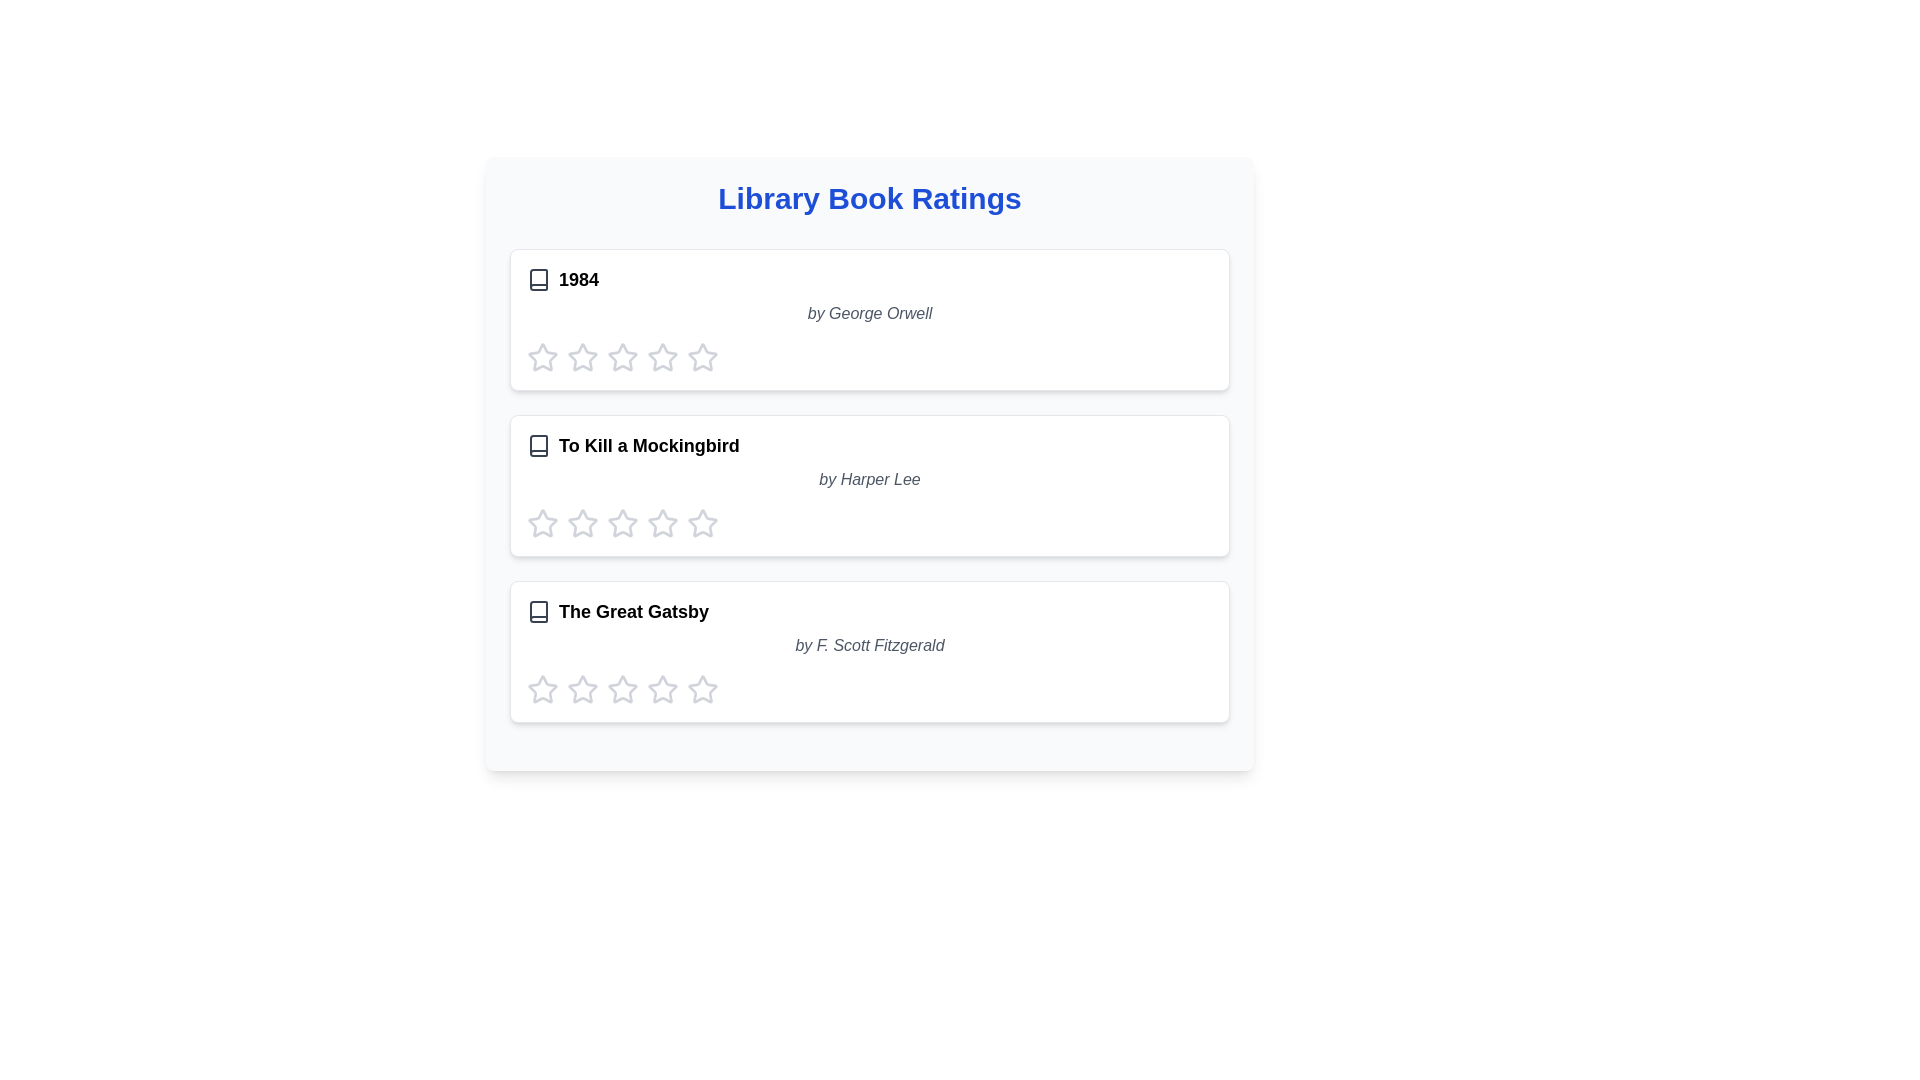 This screenshot has width=1920, height=1080. I want to click on the fifth star rating button for 'To Kill a Mockingbird' to observe its animation, so click(702, 523).